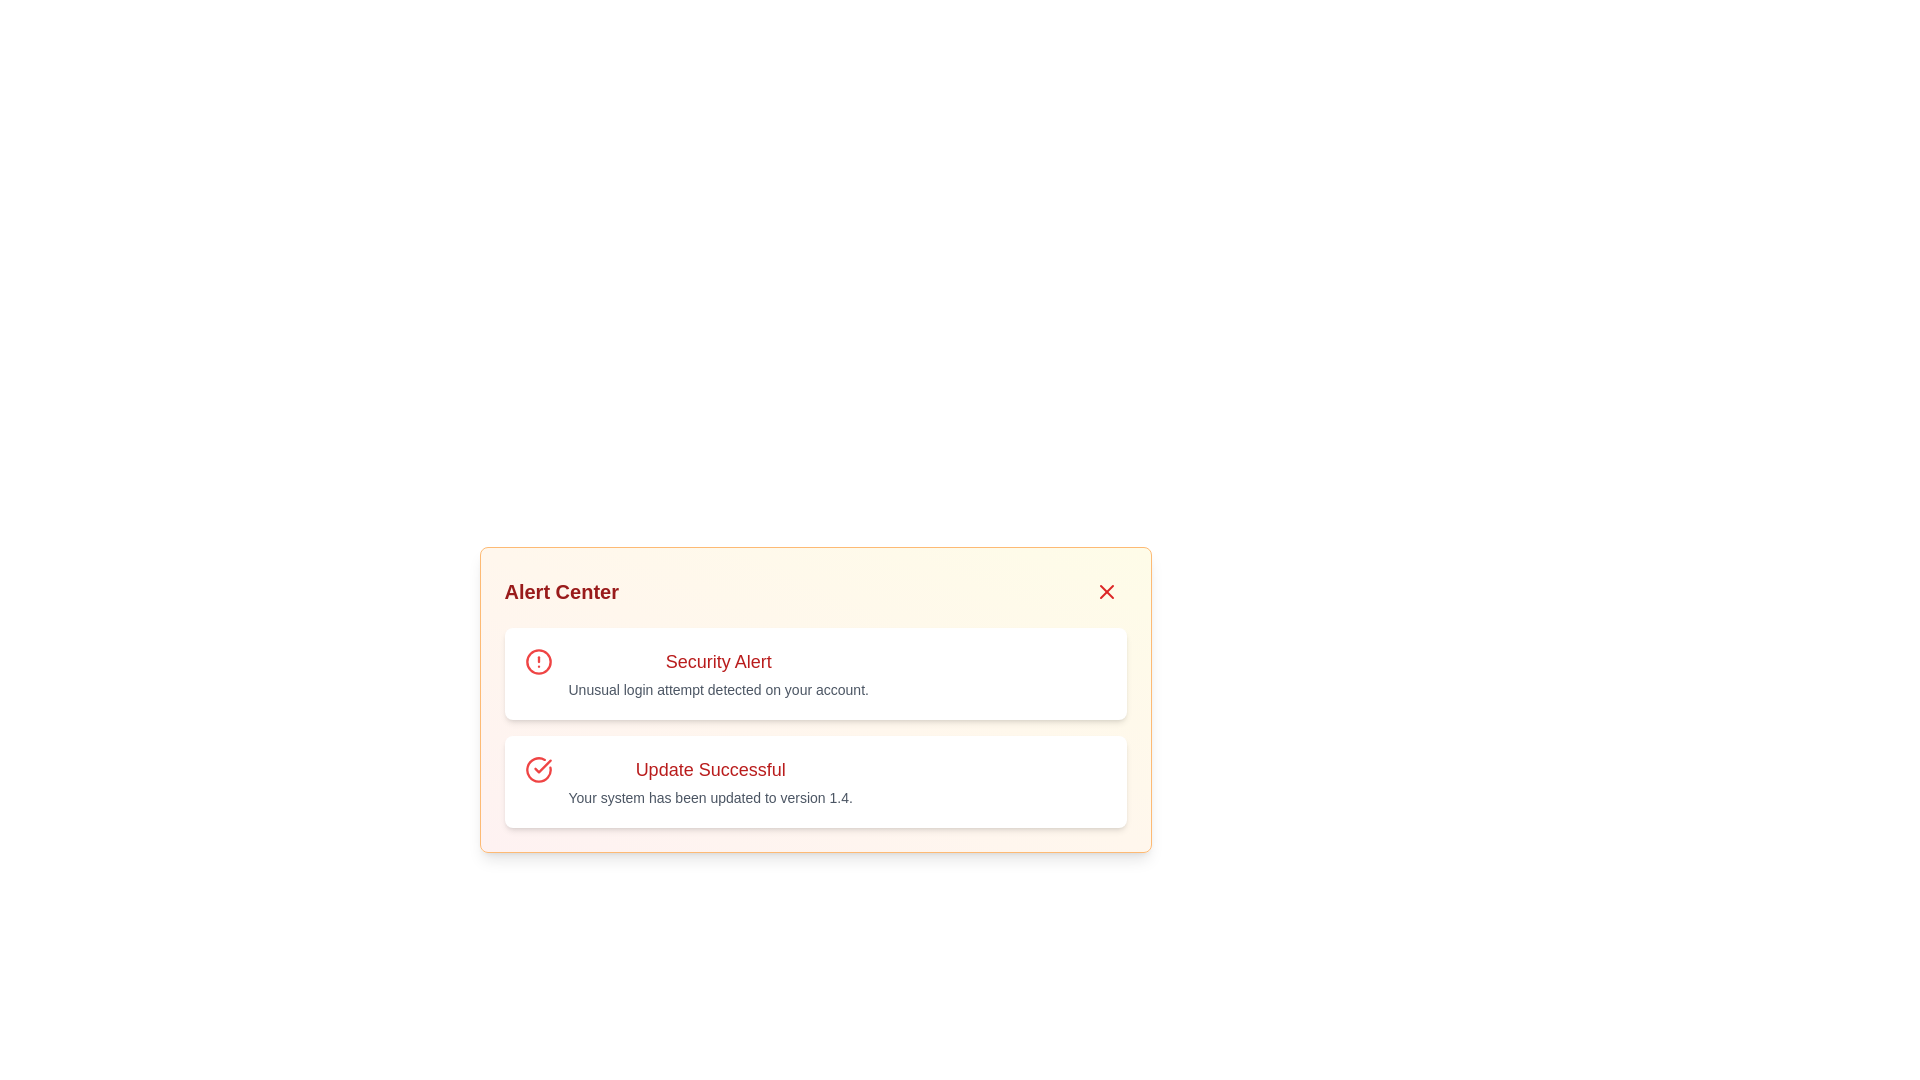 This screenshot has width=1920, height=1080. I want to click on the text label that displays the message 'Your system has been updated to version 1.4.' located within the notification card titled 'Update Successful.', so click(710, 797).